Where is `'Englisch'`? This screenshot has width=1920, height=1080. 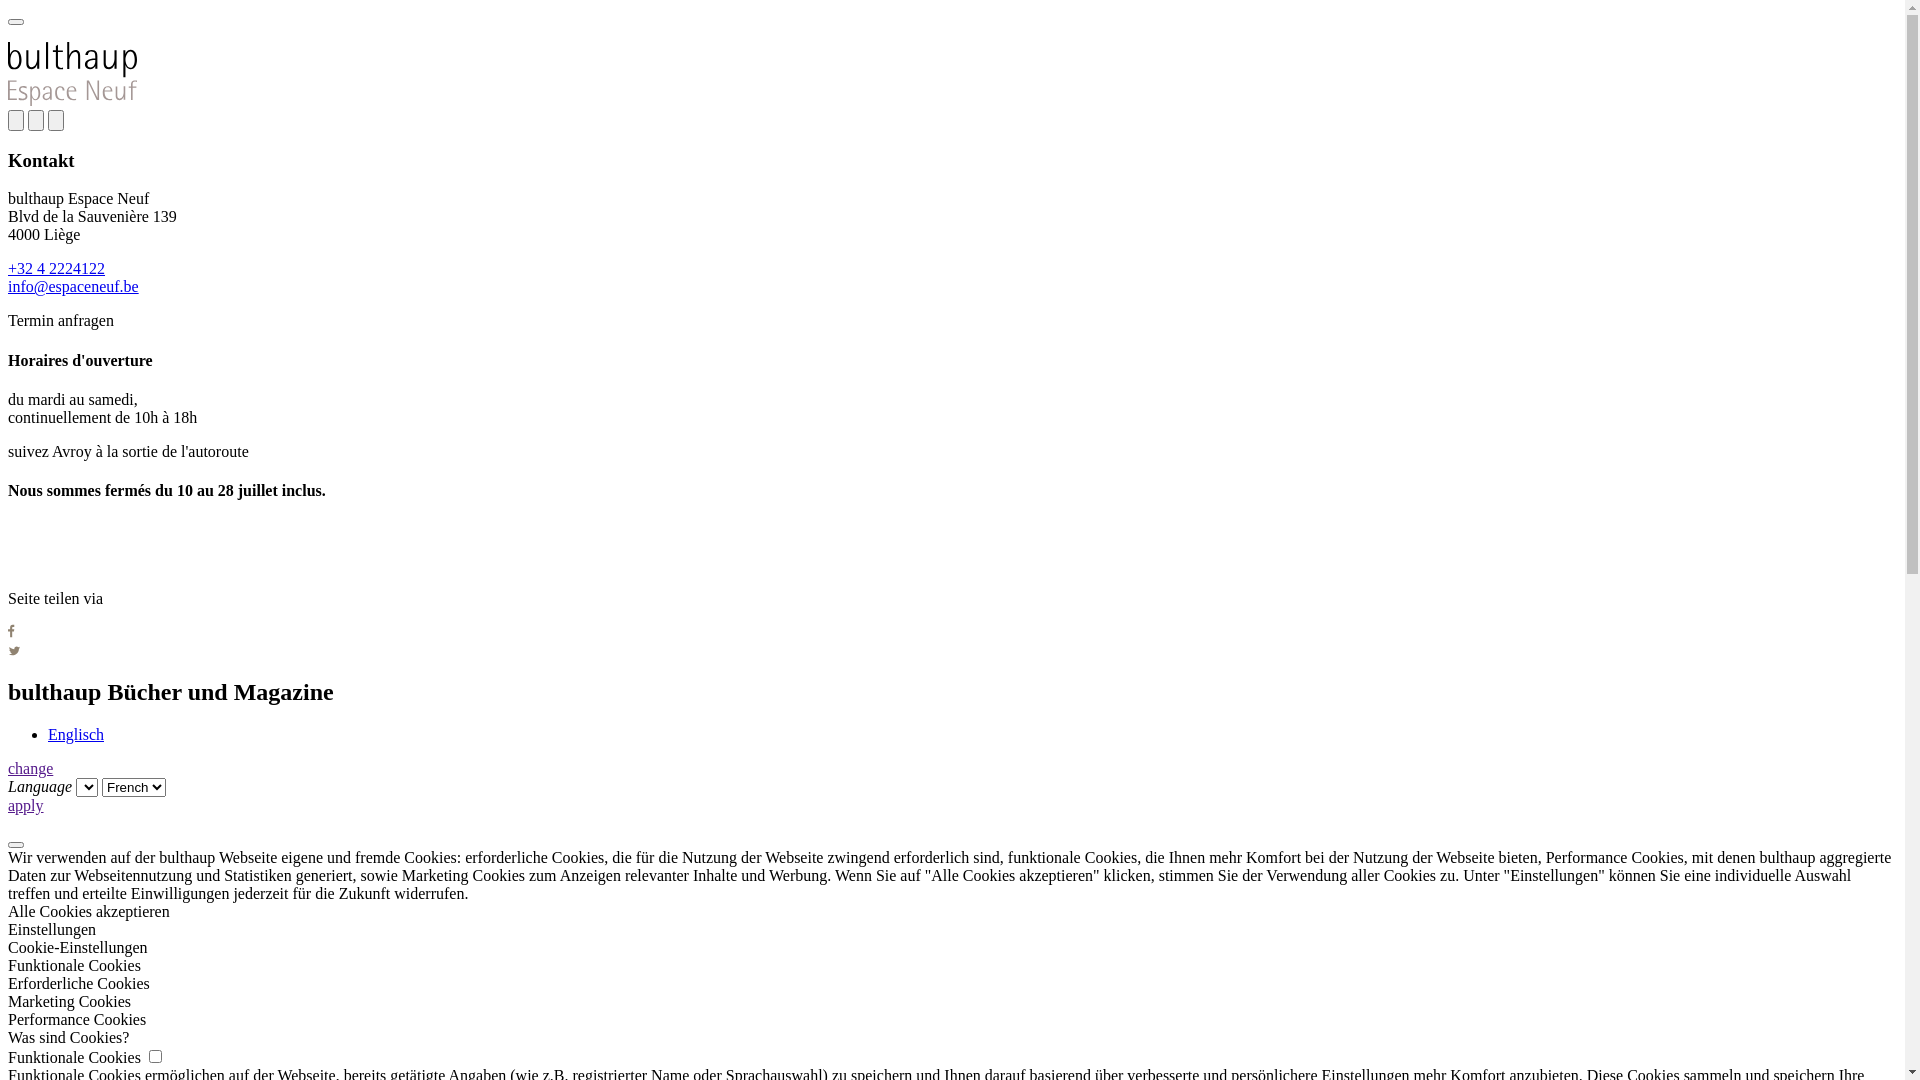 'Englisch' is located at coordinates (76, 734).